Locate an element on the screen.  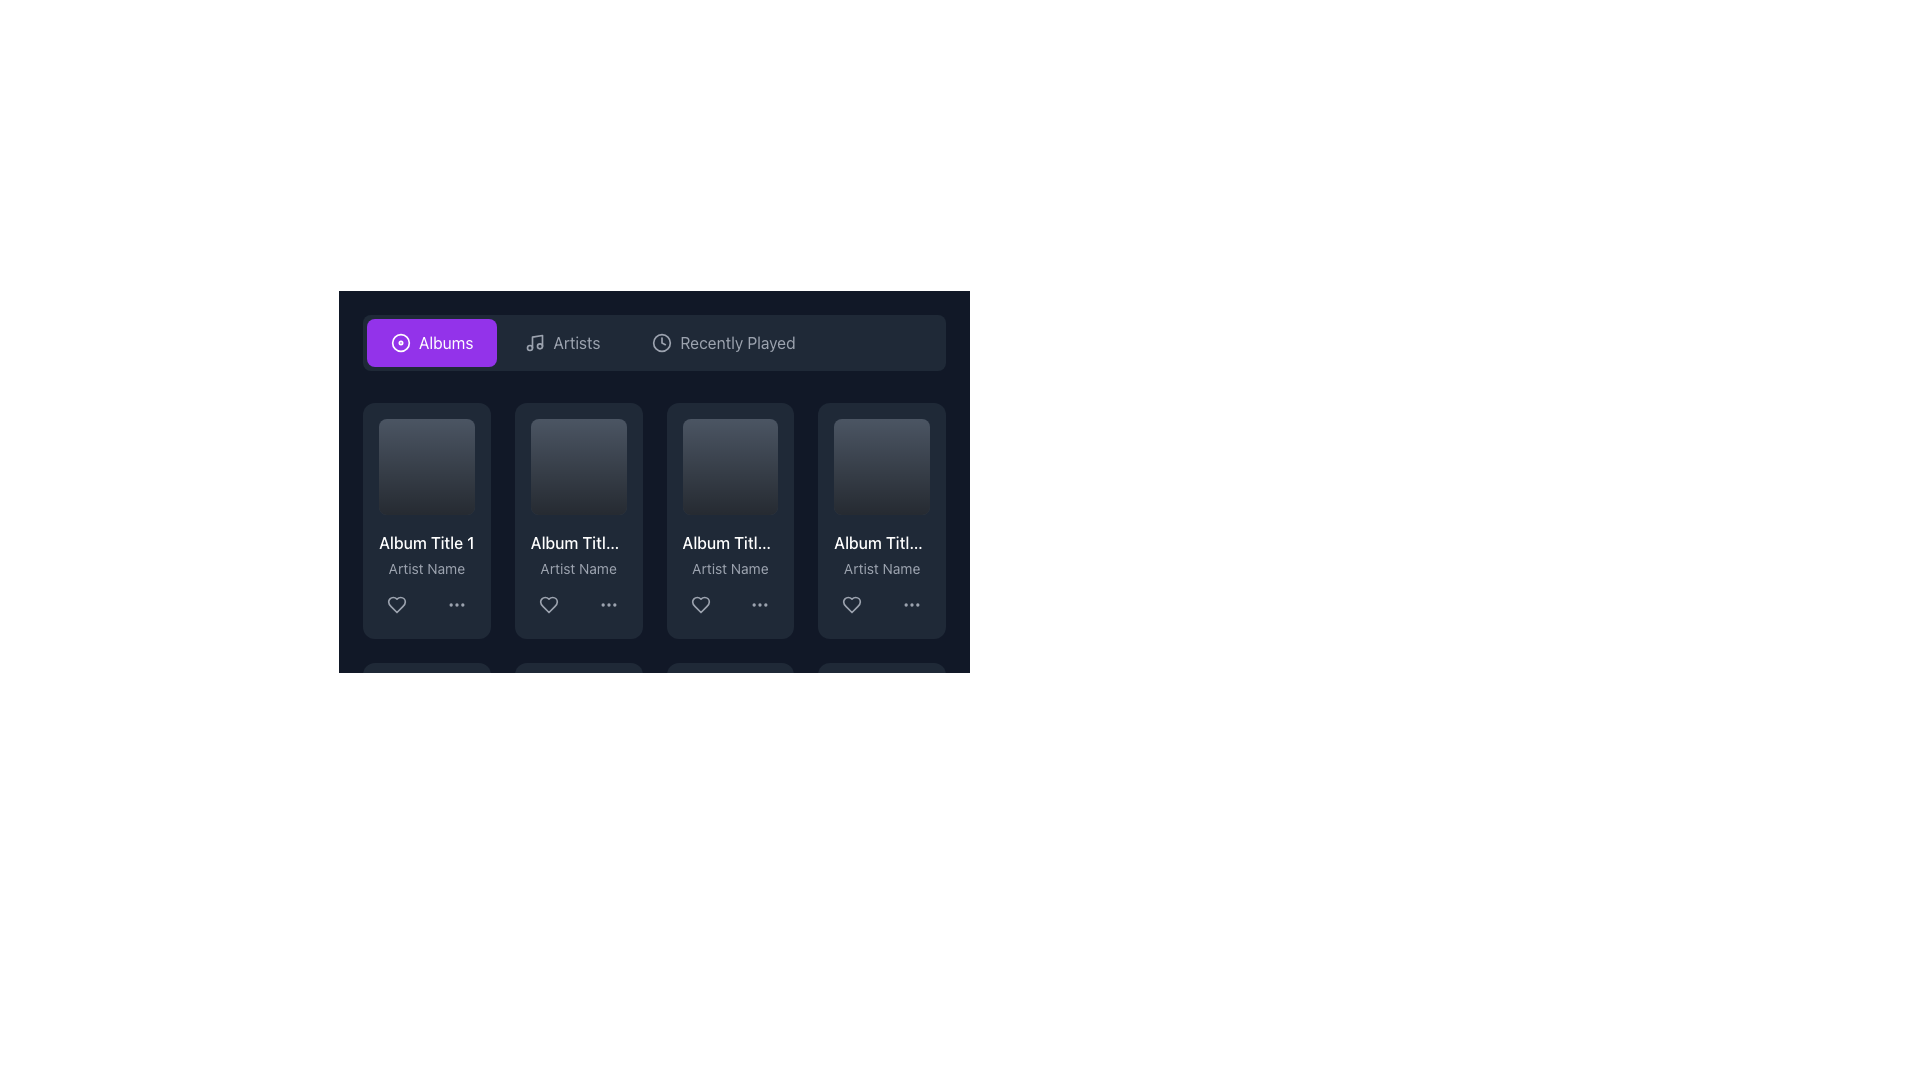
the heart-shaped icon button, which is gray and outlined is located at coordinates (852, 603).